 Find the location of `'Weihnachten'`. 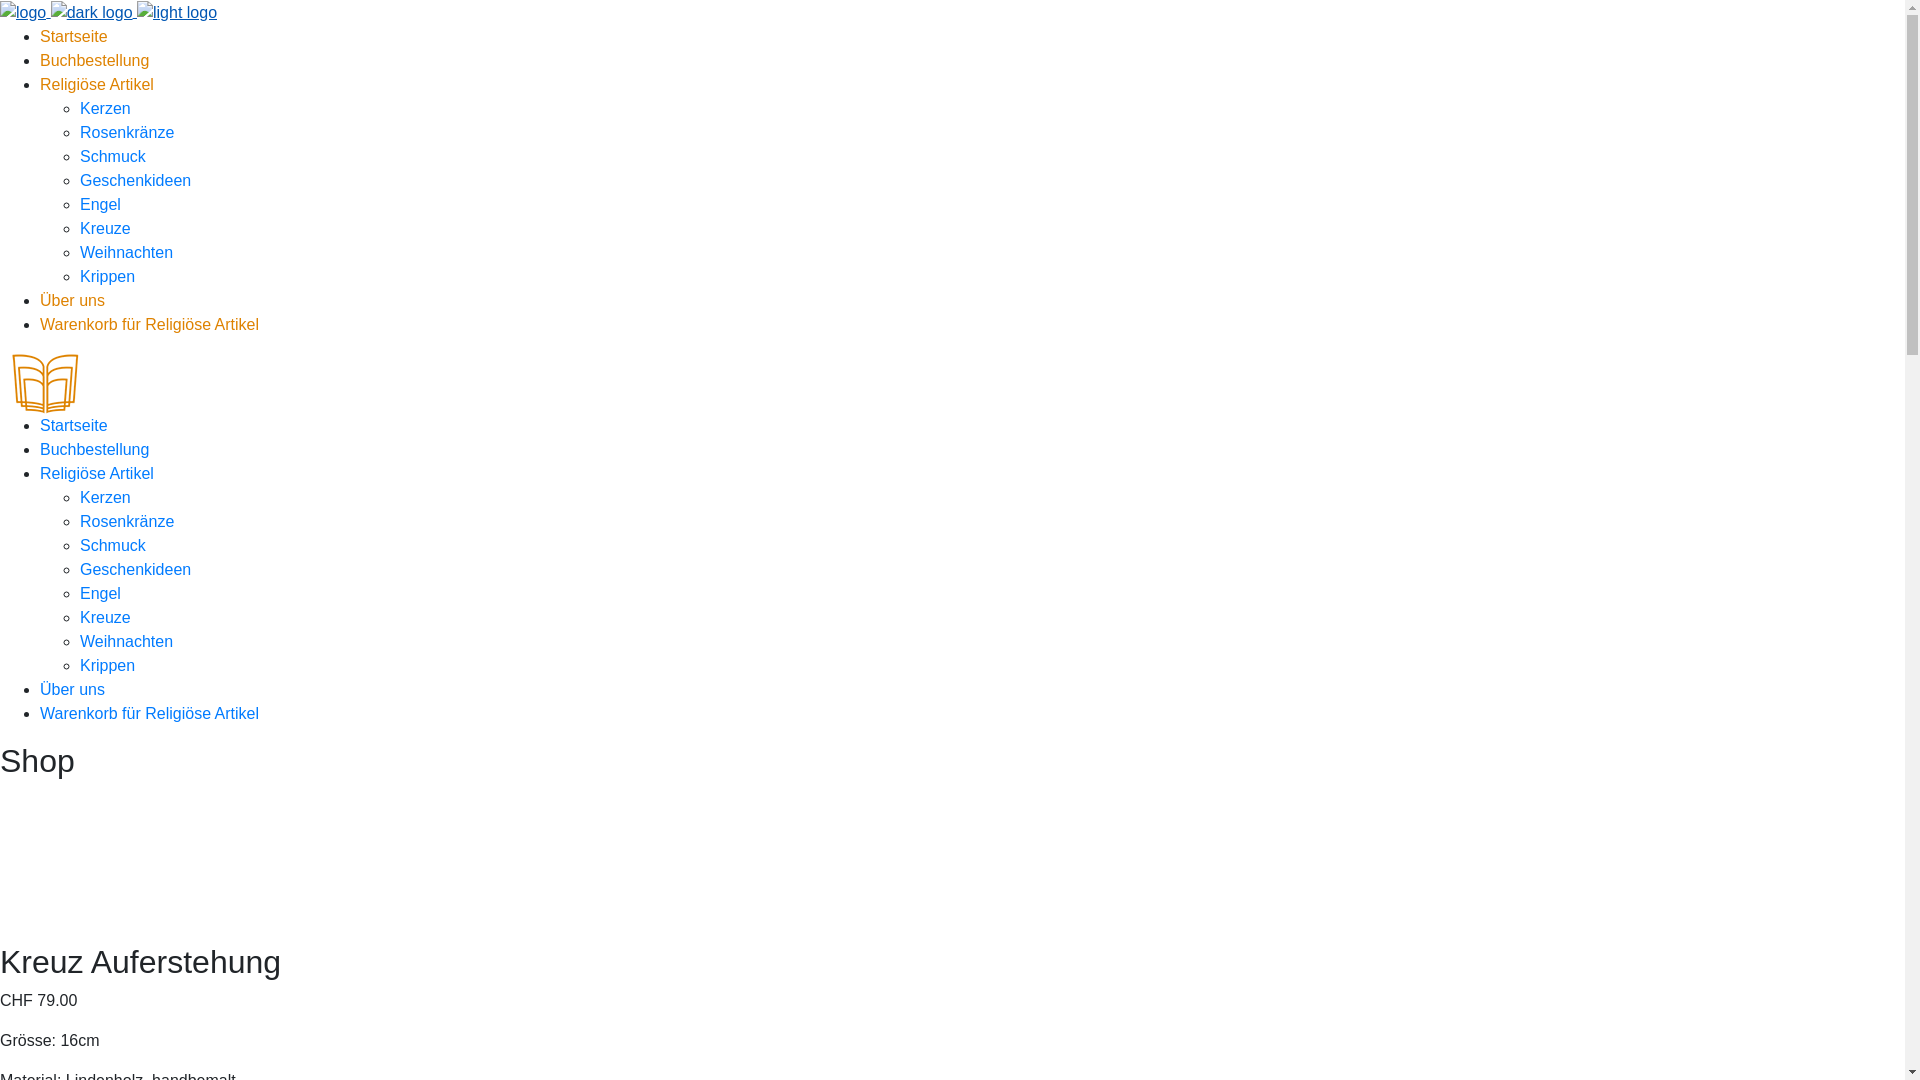

'Weihnachten' is located at coordinates (125, 251).